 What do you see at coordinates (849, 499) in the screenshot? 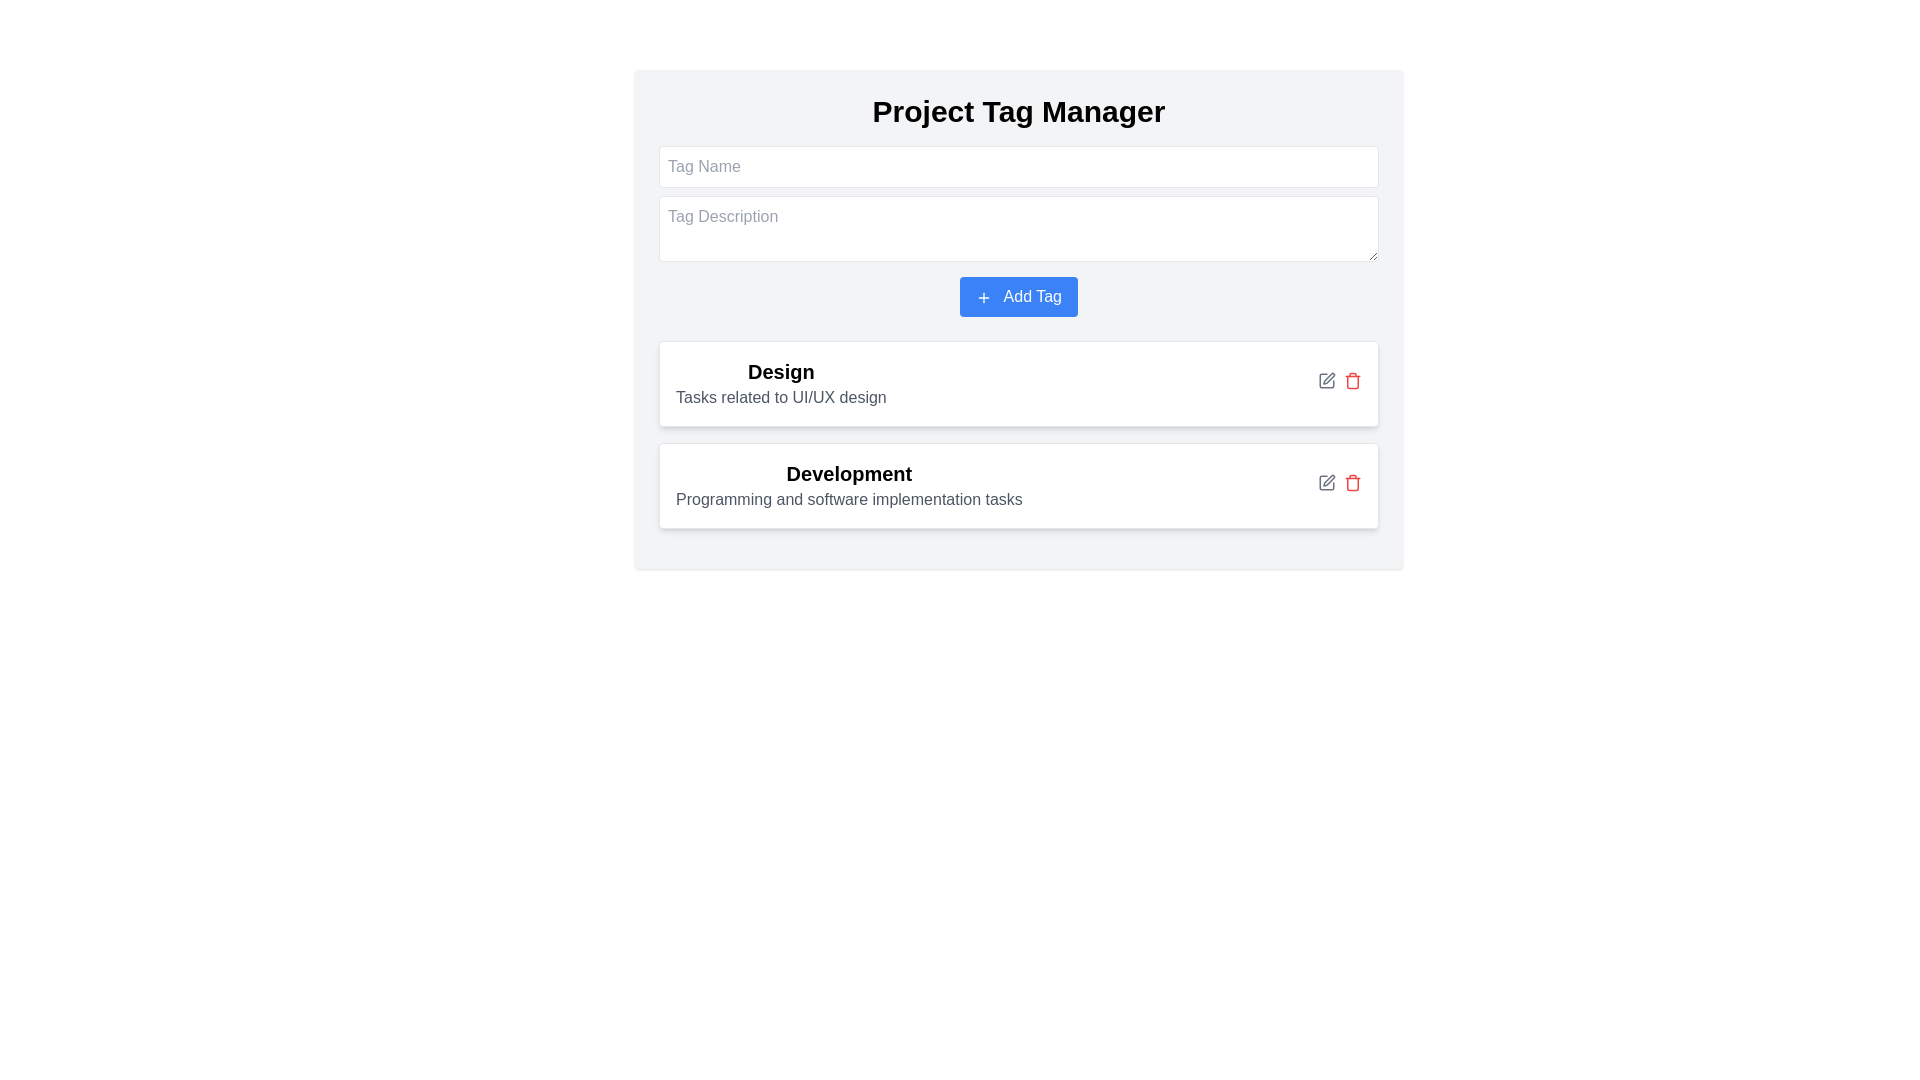
I see `the static text label displaying 'Programming and software implementation tasks' which is styled with a gray font and located below the bold title 'Development'` at bounding box center [849, 499].